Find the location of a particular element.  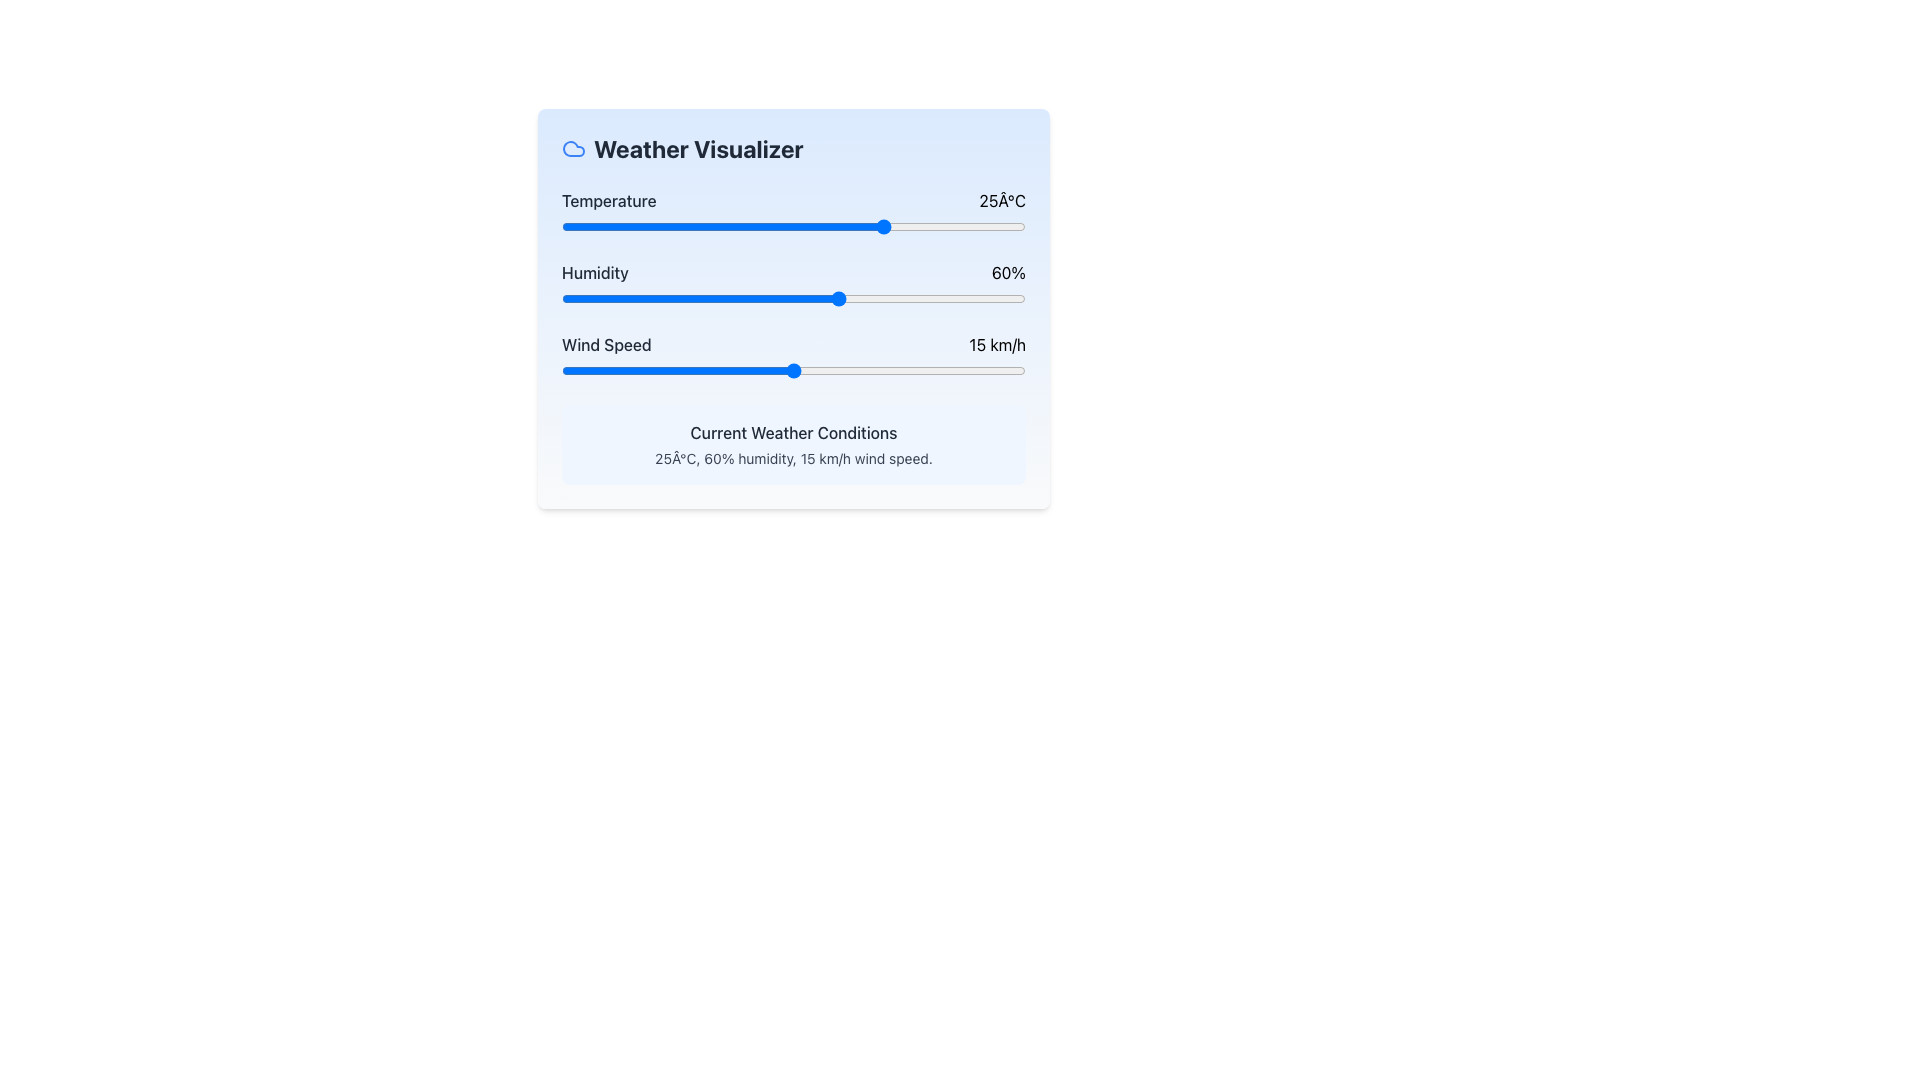

the humidity level is located at coordinates (755, 299).